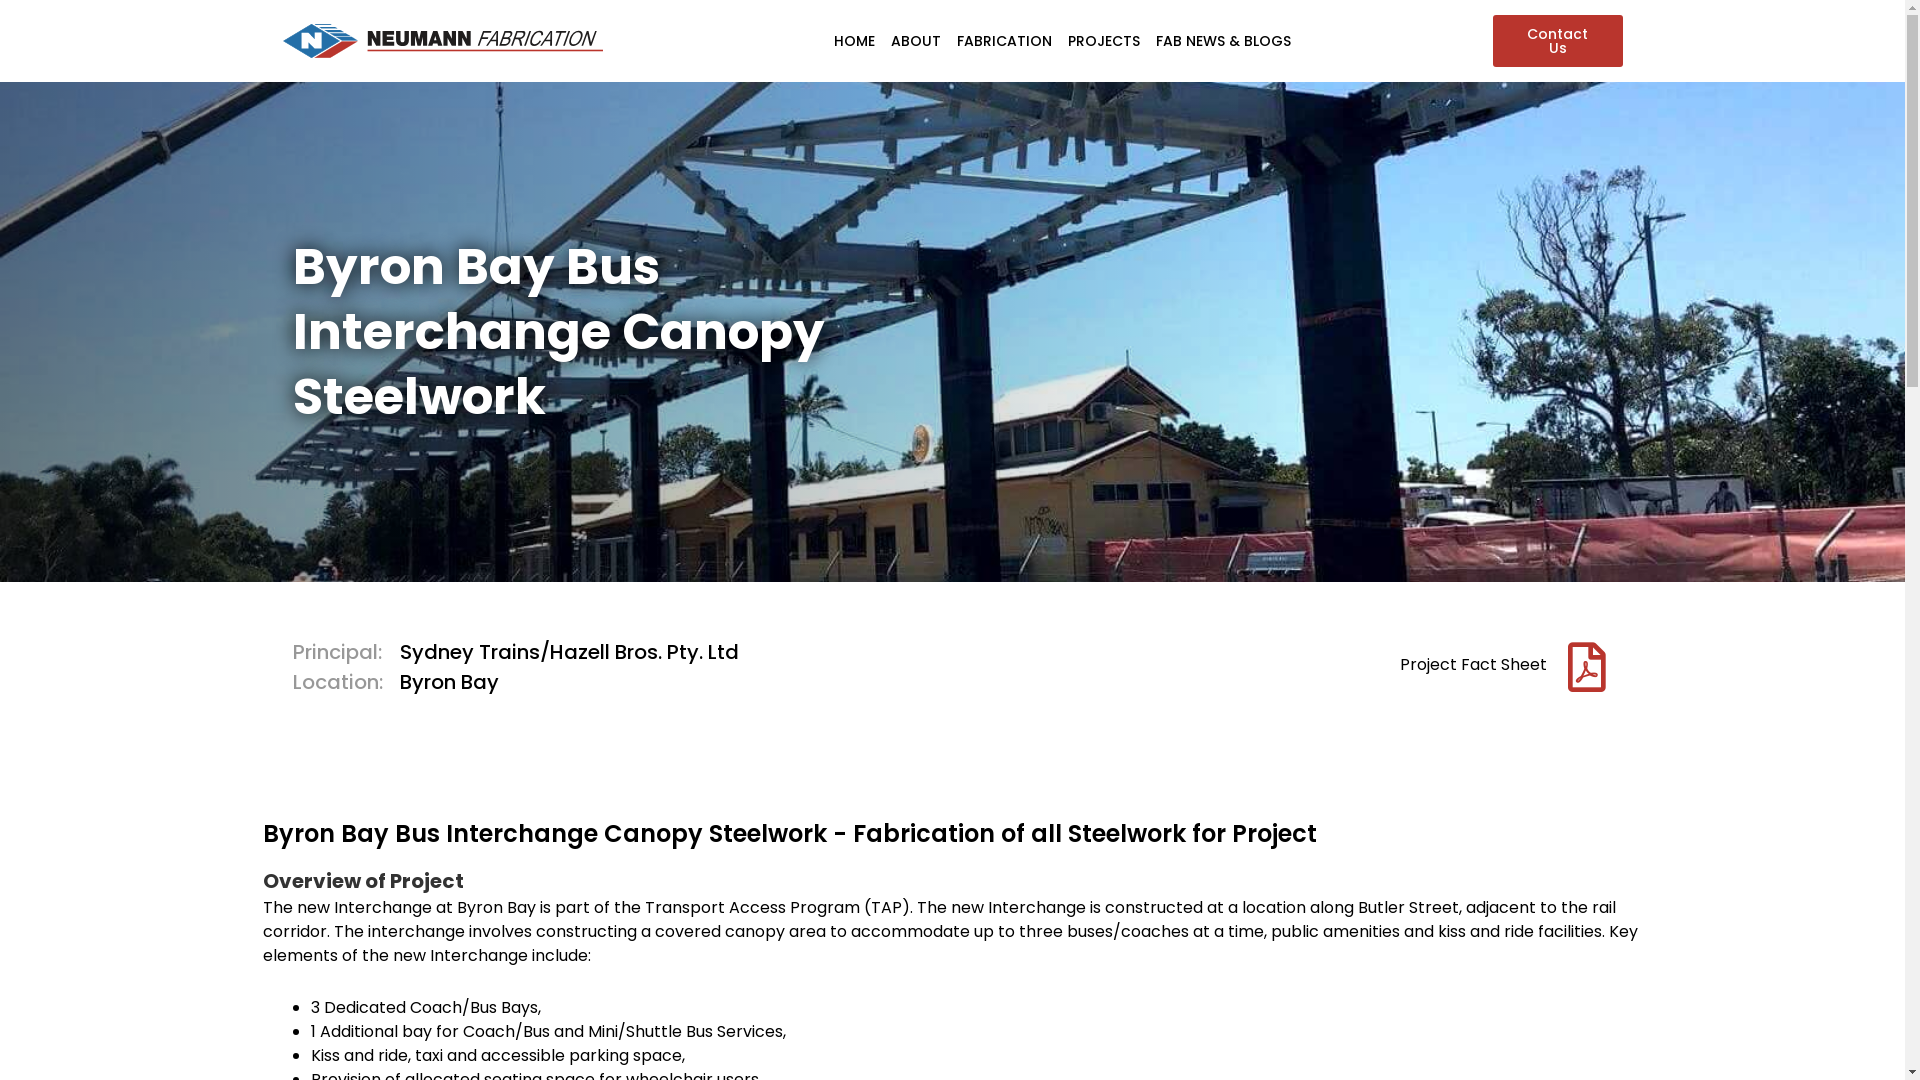 This screenshot has height=1080, width=1920. I want to click on 'FAB NEWS & BLOGS', so click(1222, 41).